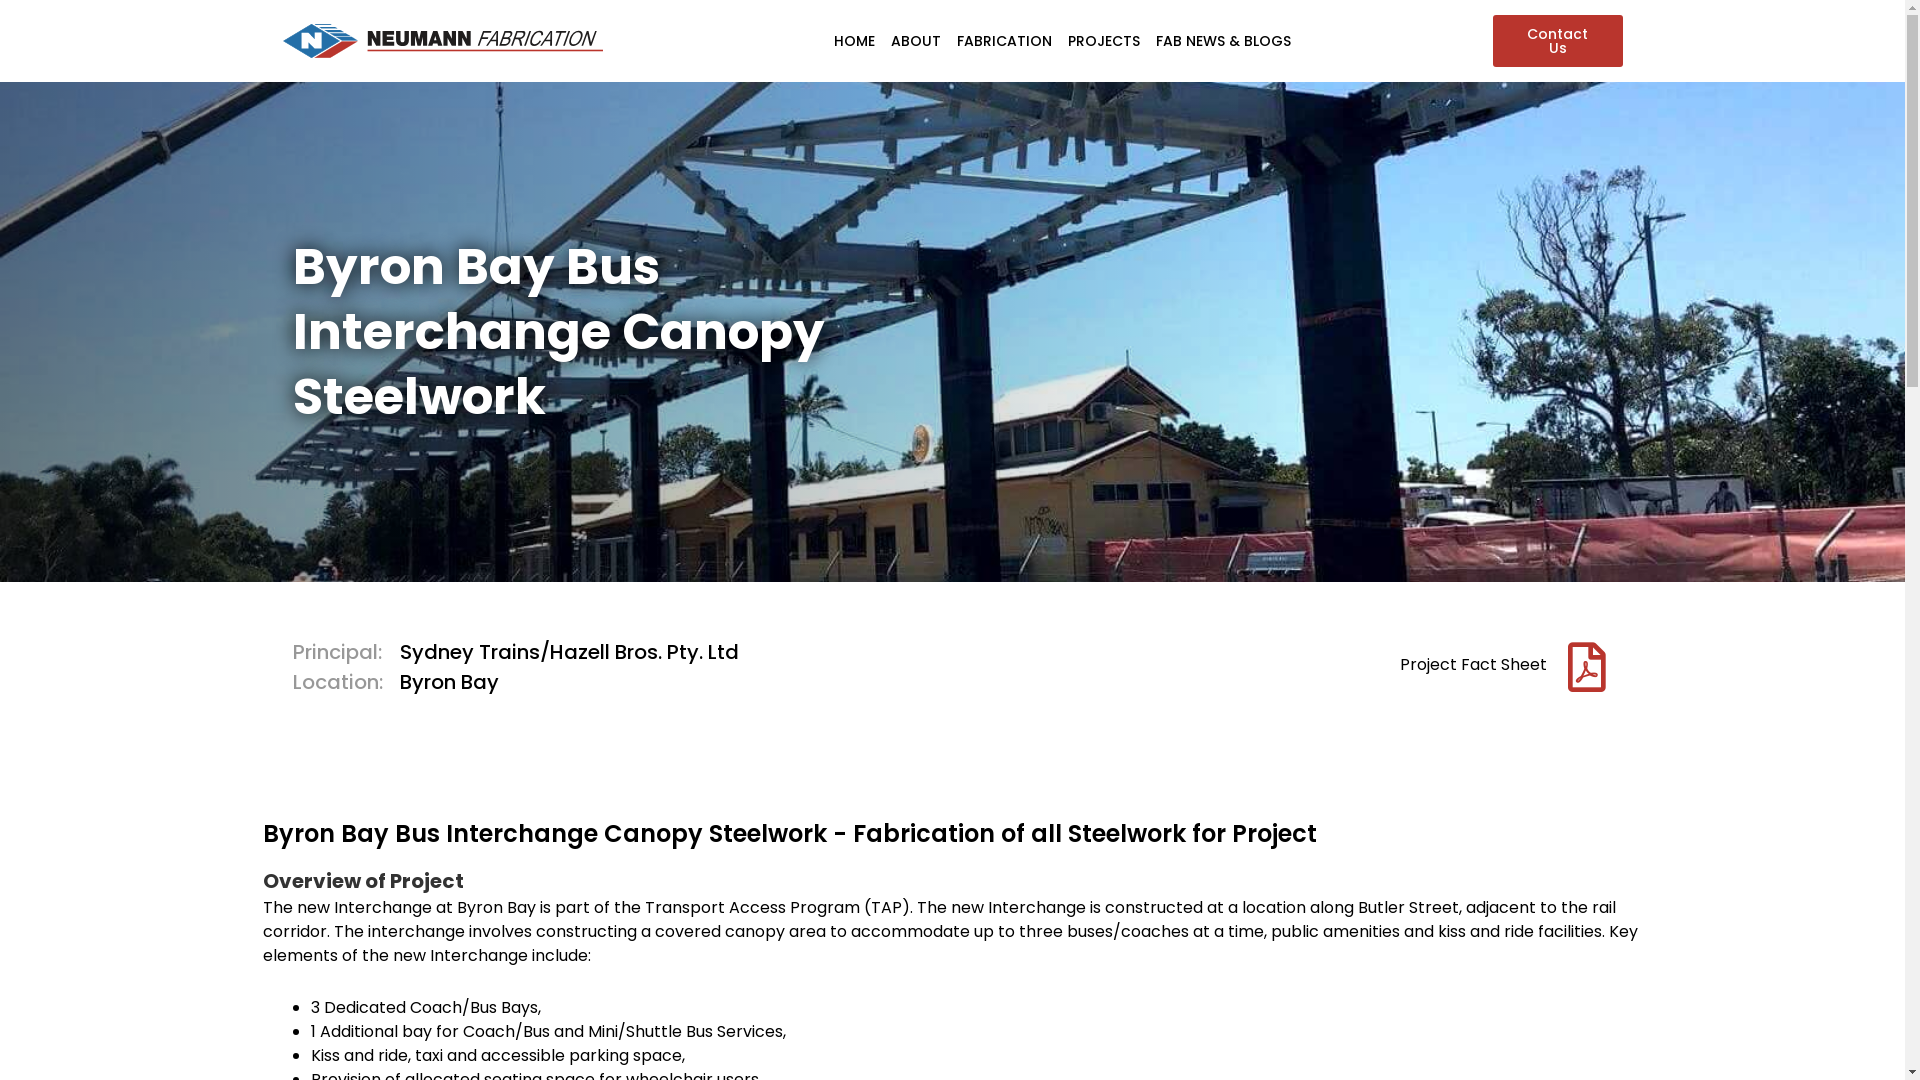 This screenshot has height=1080, width=1920. I want to click on 'FAB NEWS & BLOGS', so click(1222, 41).